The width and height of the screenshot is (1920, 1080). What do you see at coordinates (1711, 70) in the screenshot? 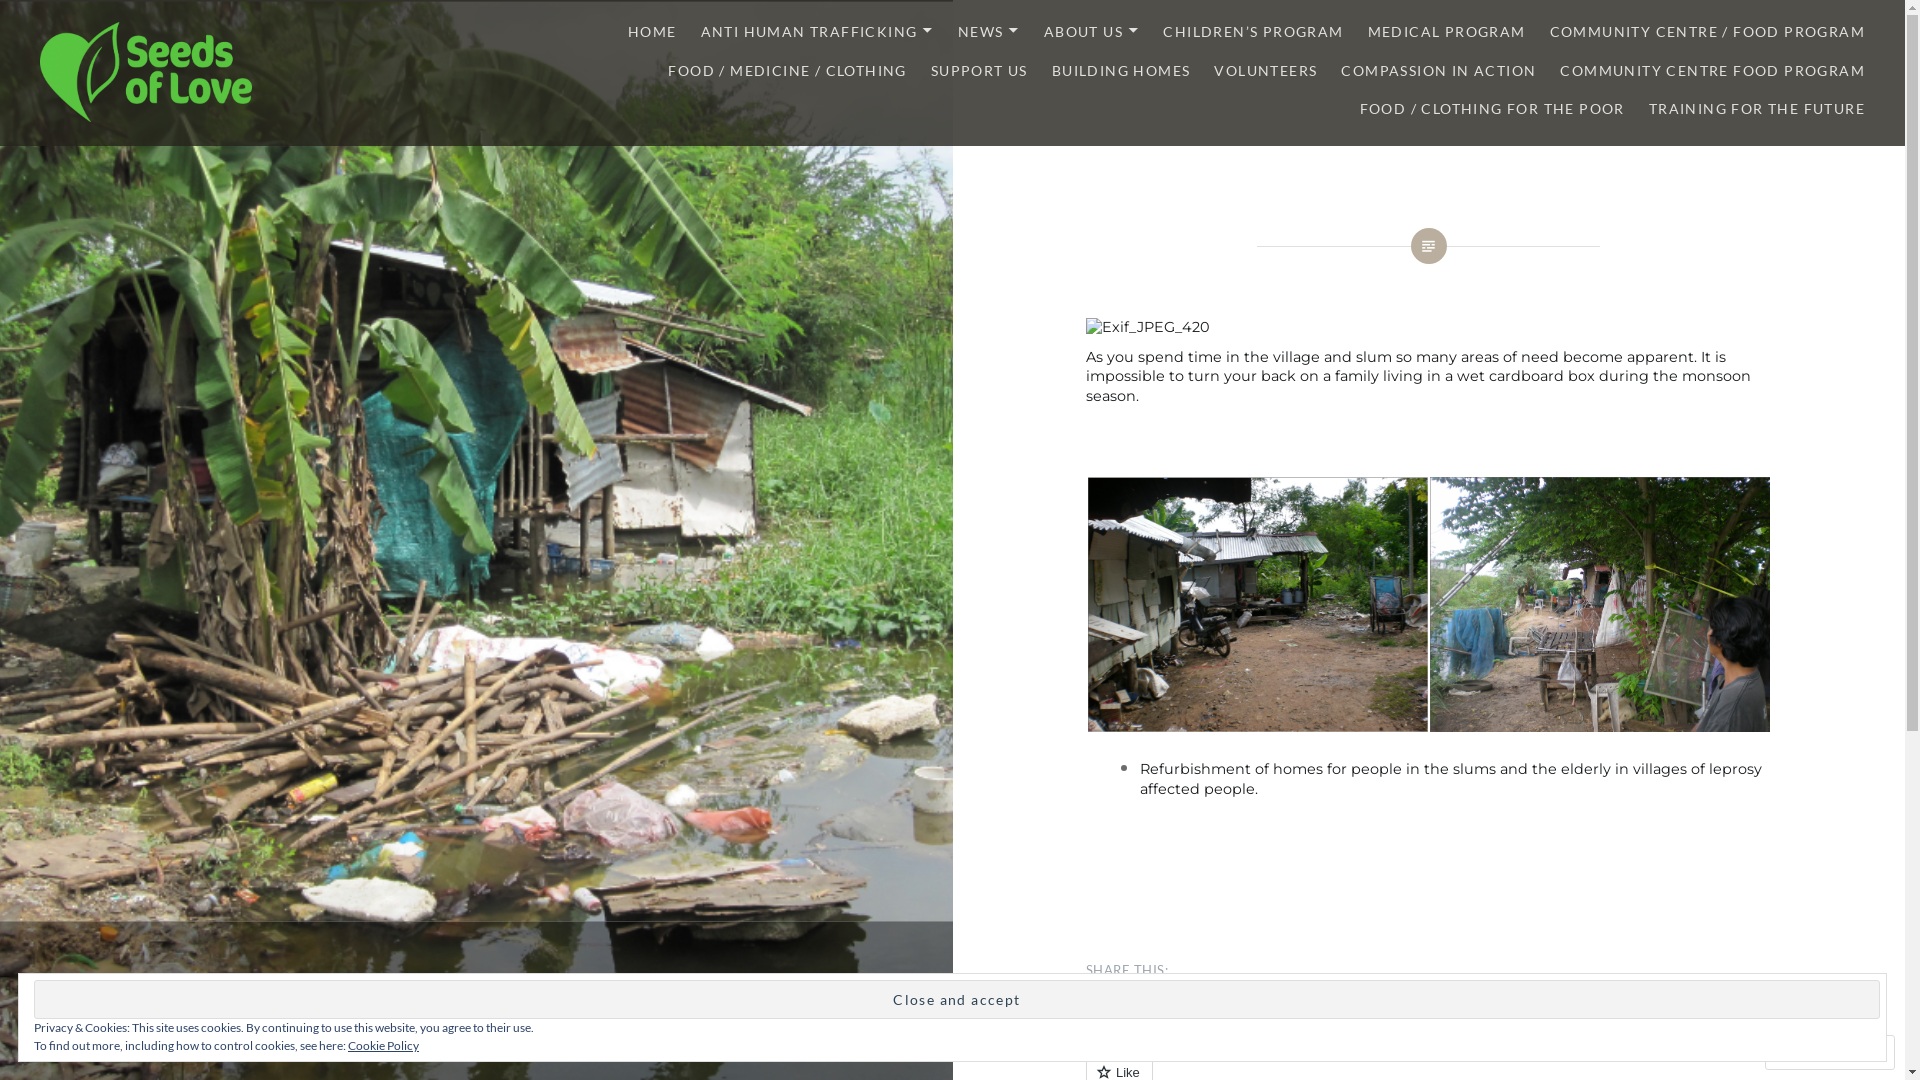
I see `'COMMUNITY CENTRE FOOD PROGRAM'` at bounding box center [1711, 70].